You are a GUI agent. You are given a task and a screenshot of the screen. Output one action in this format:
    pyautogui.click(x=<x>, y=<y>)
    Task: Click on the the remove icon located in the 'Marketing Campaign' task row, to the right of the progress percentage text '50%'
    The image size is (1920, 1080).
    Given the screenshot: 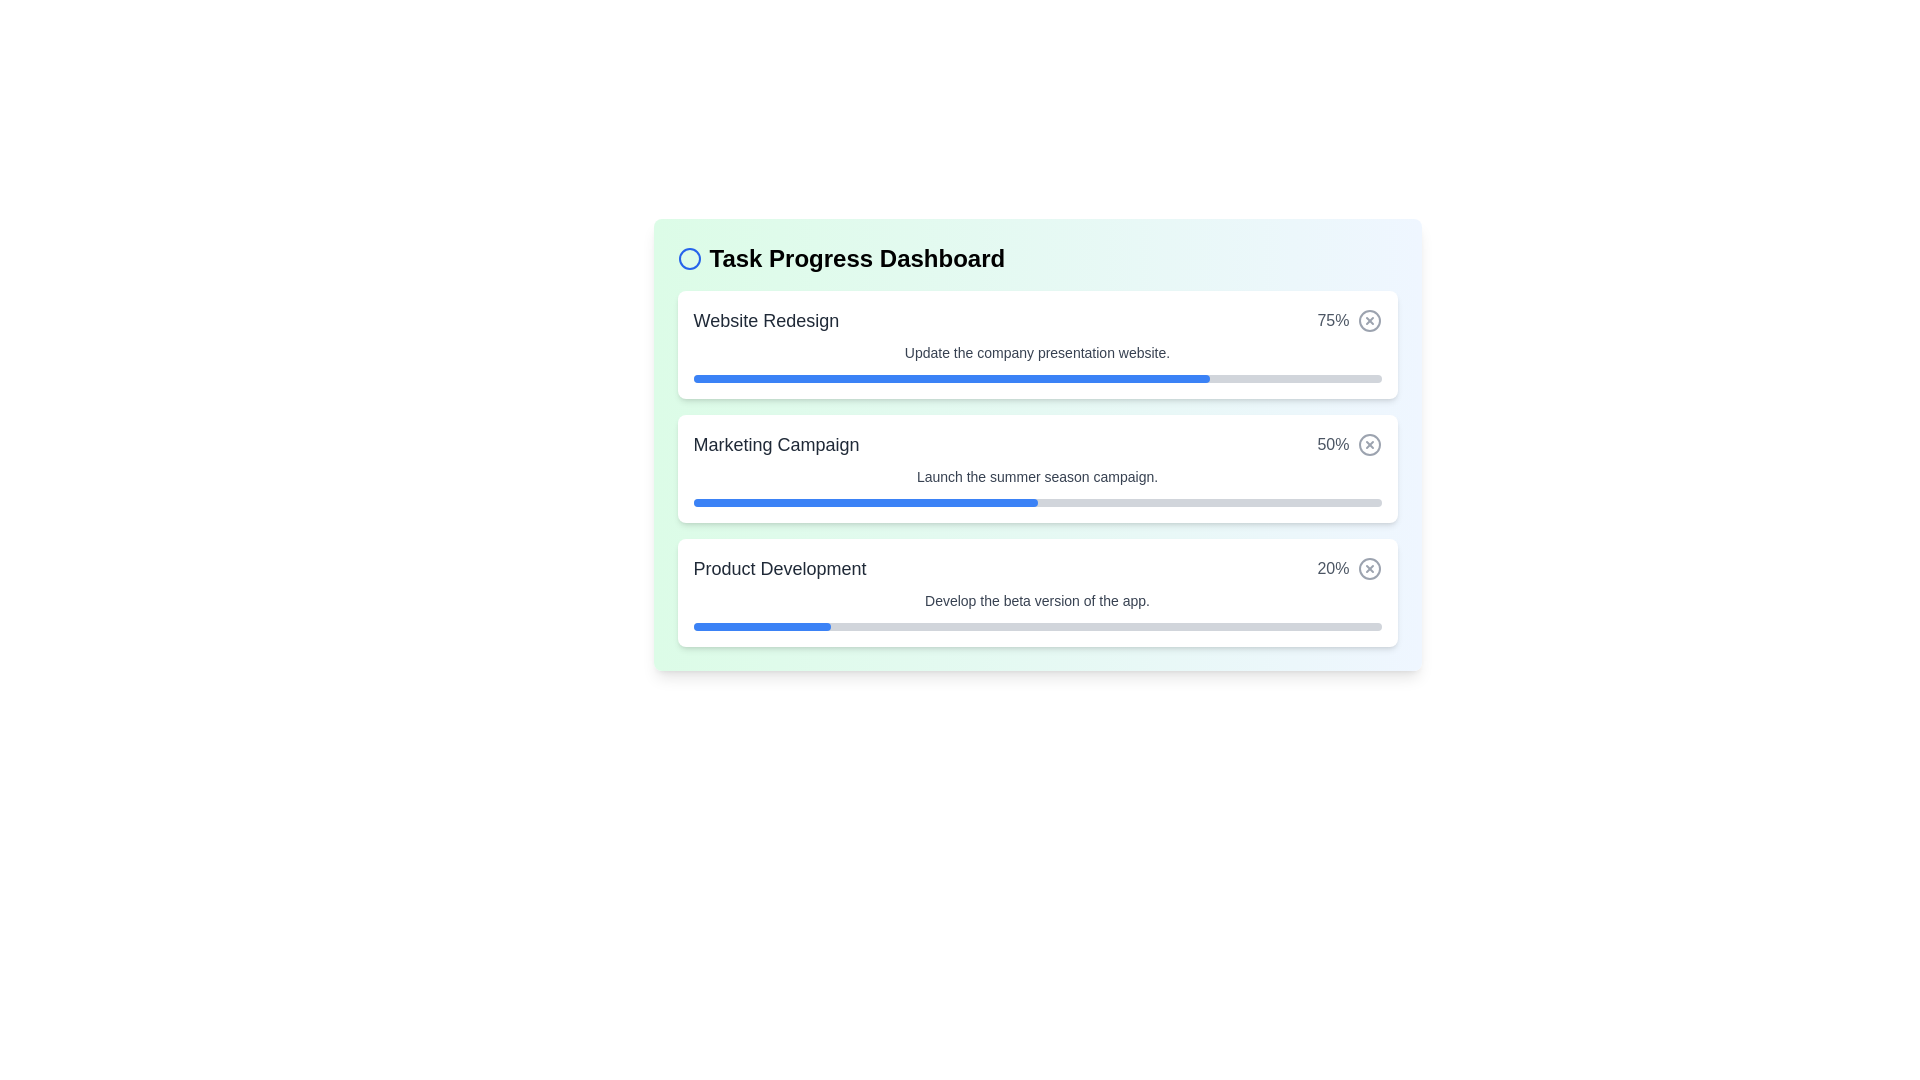 What is the action you would take?
    pyautogui.click(x=1368, y=443)
    